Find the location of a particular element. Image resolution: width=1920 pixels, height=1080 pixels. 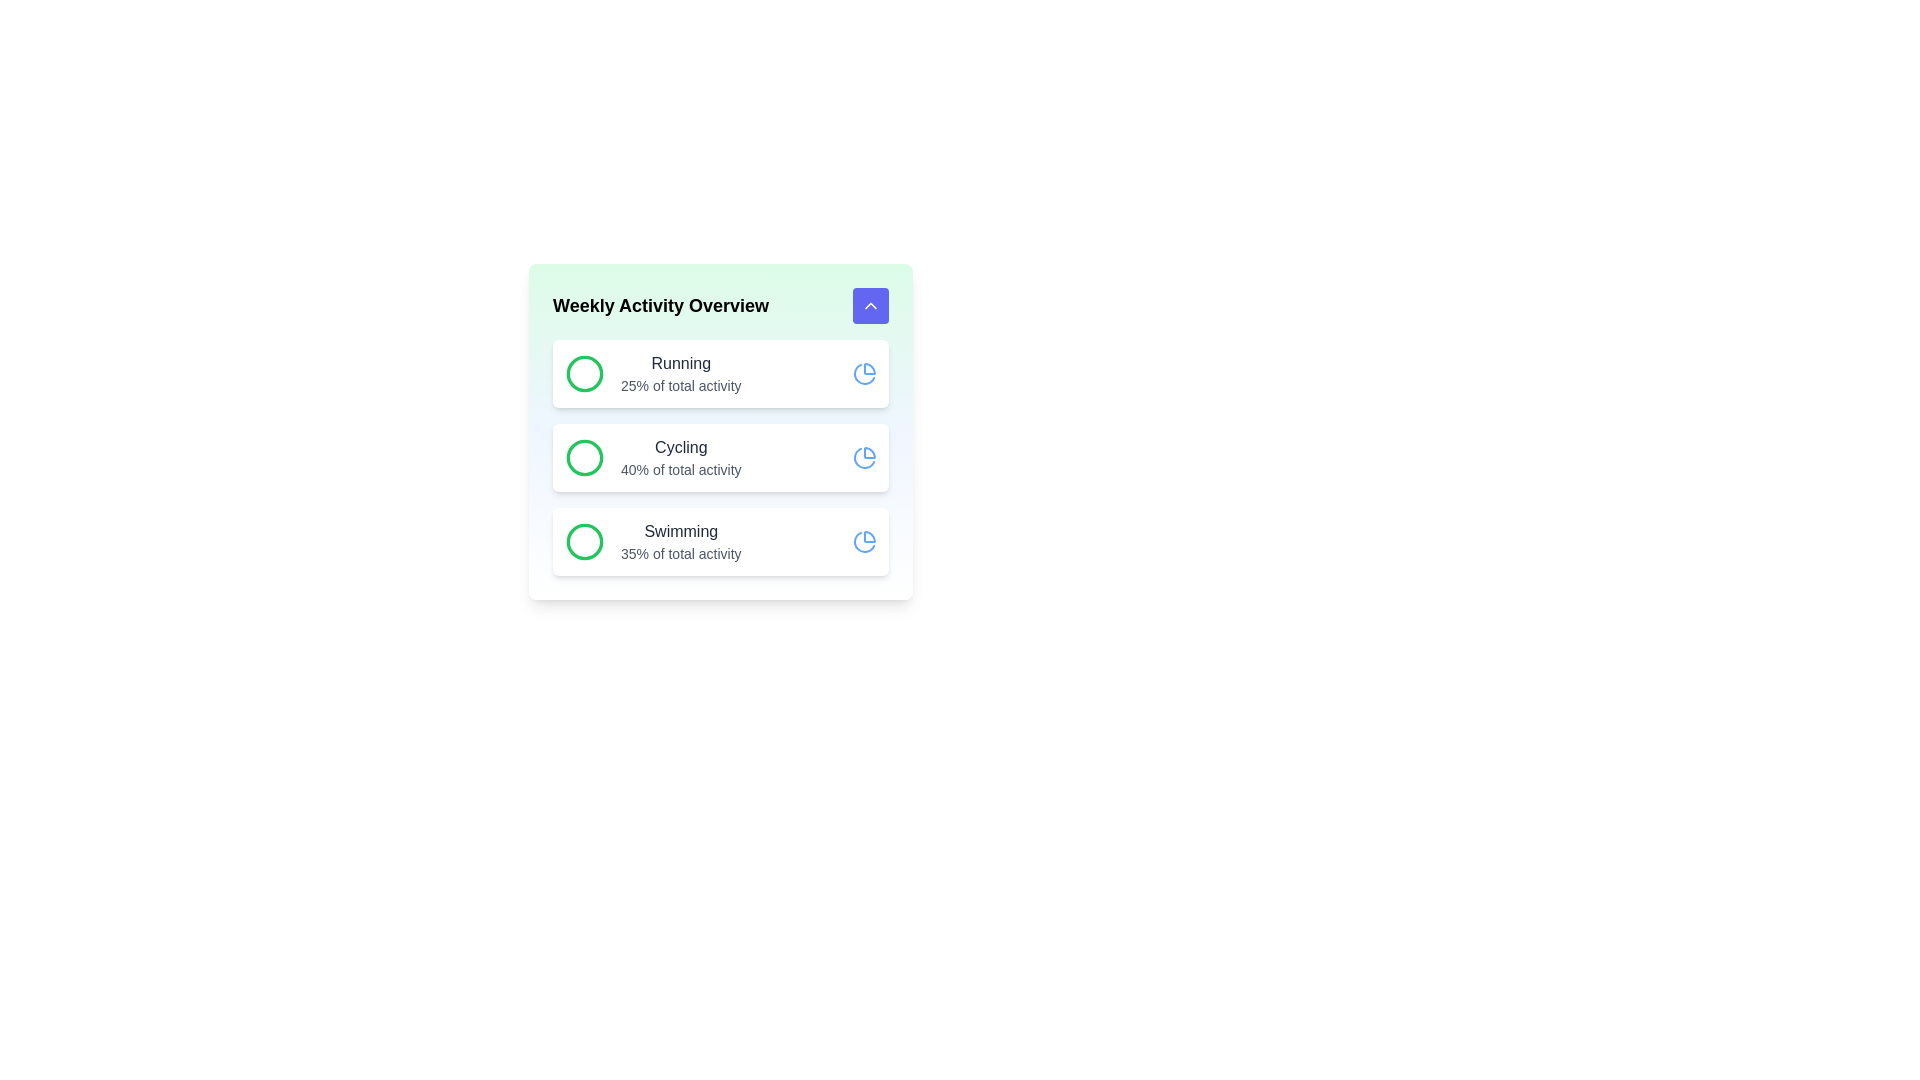

the circular icon with a green outline and white inner area, labeled 'Running', located within the 'Weekly Activity Overview' card is located at coordinates (584, 374).